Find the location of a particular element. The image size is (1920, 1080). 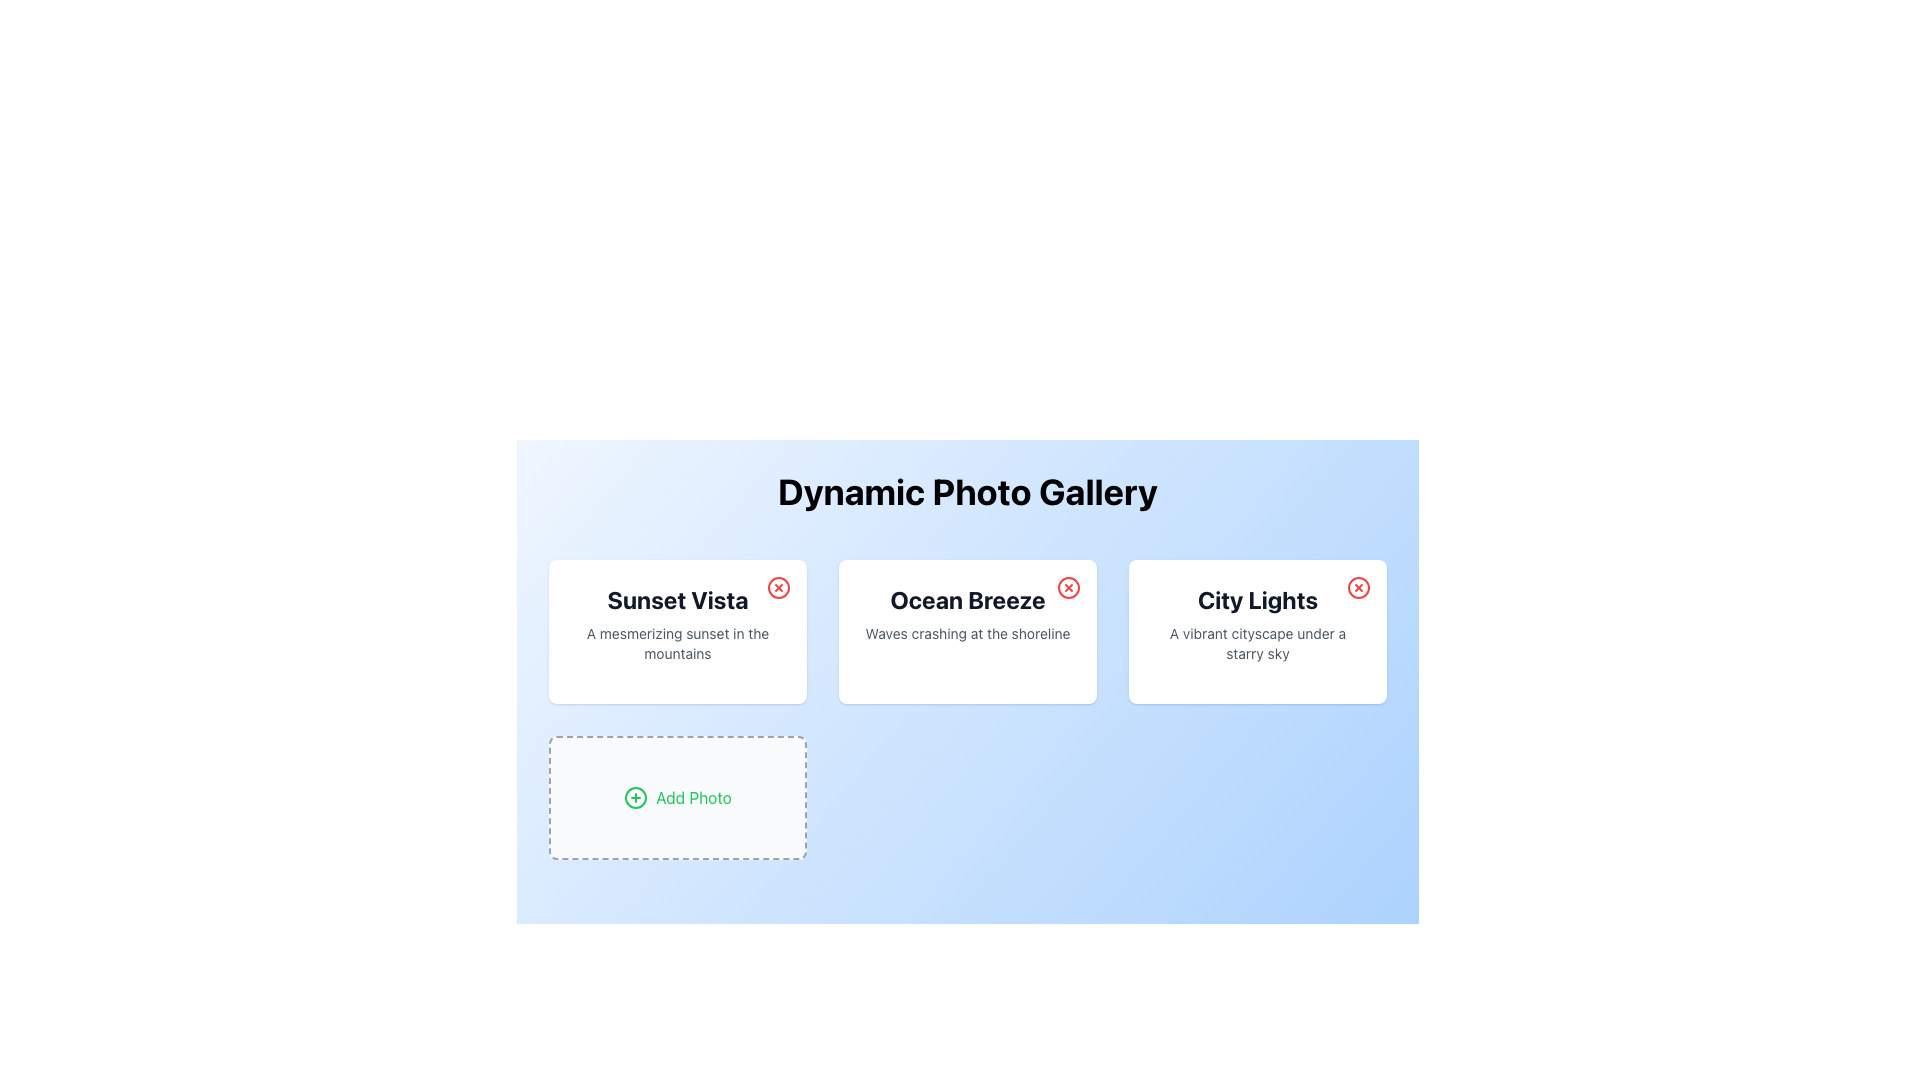

the button located in the first column of the last row of a grid layout beneath the 'Sunset Vista' entry is located at coordinates (677, 797).